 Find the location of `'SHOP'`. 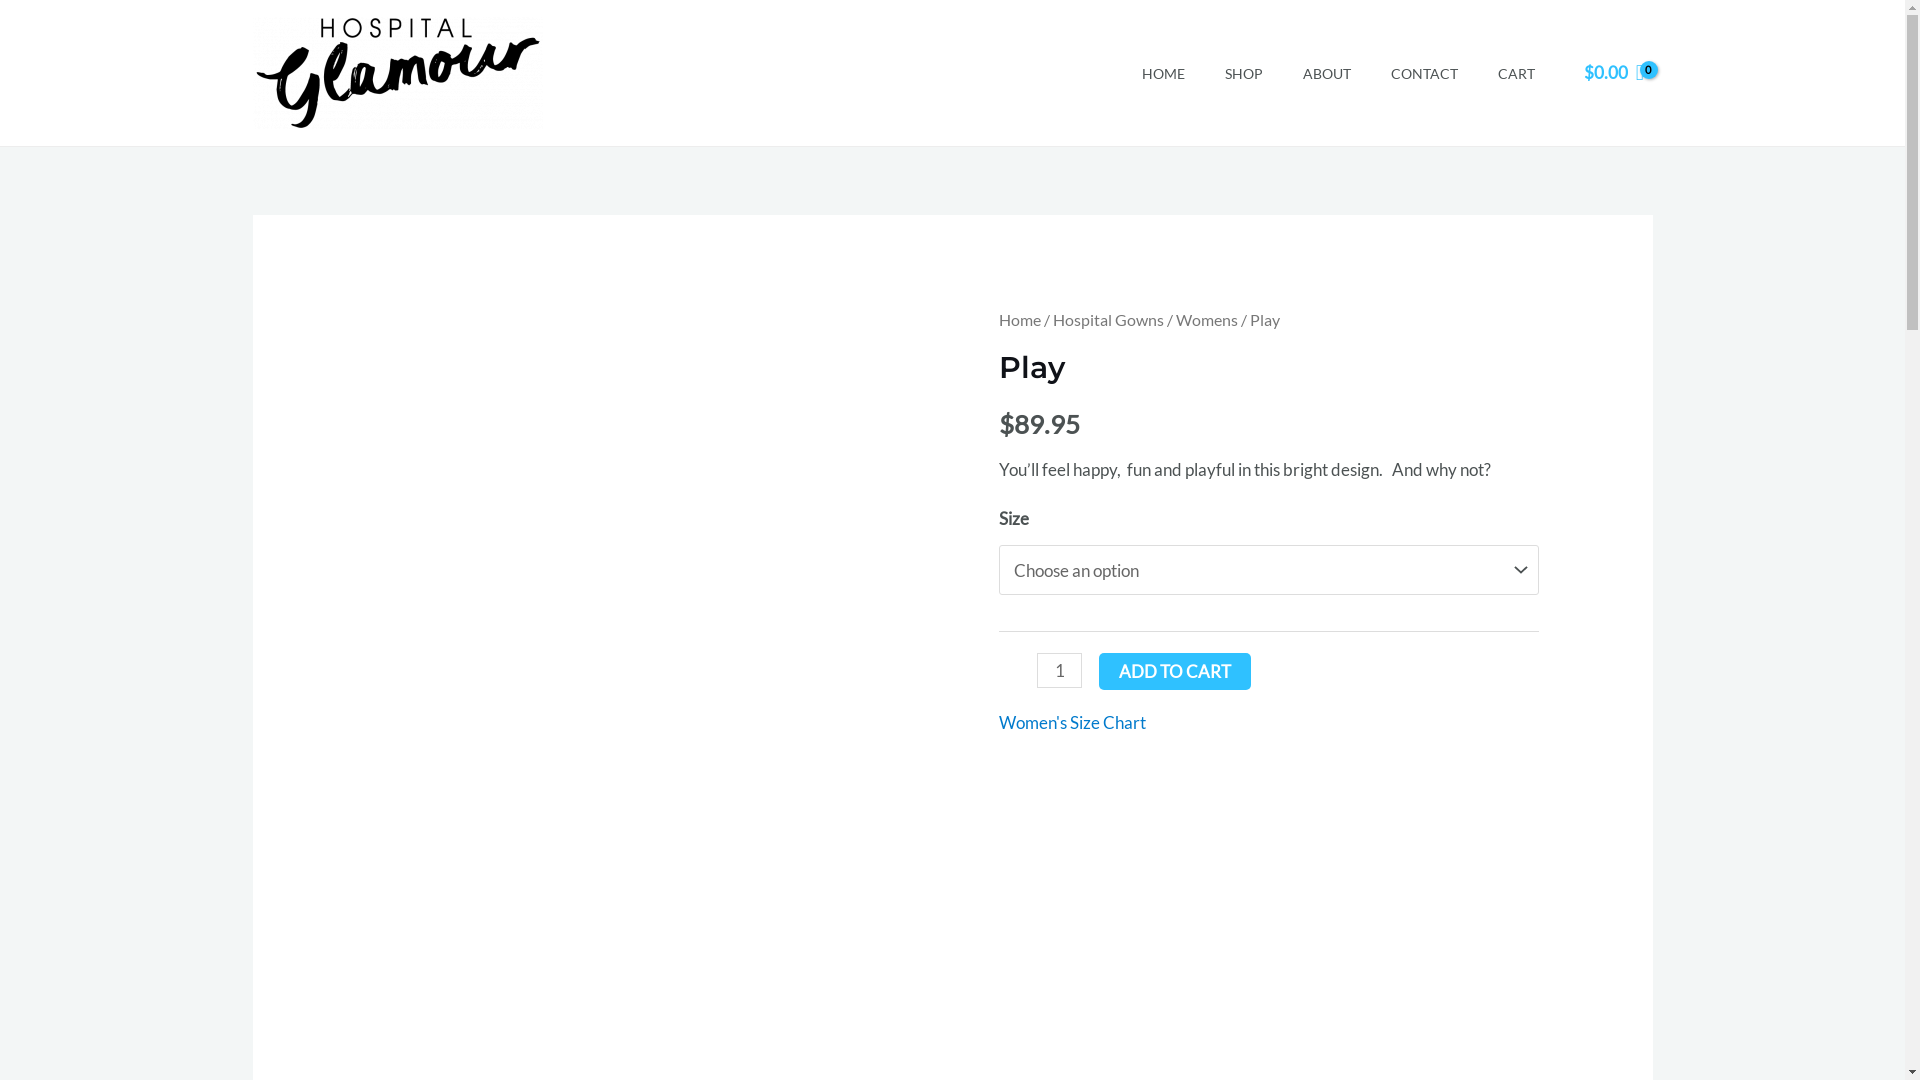

'SHOP' is located at coordinates (1203, 72).